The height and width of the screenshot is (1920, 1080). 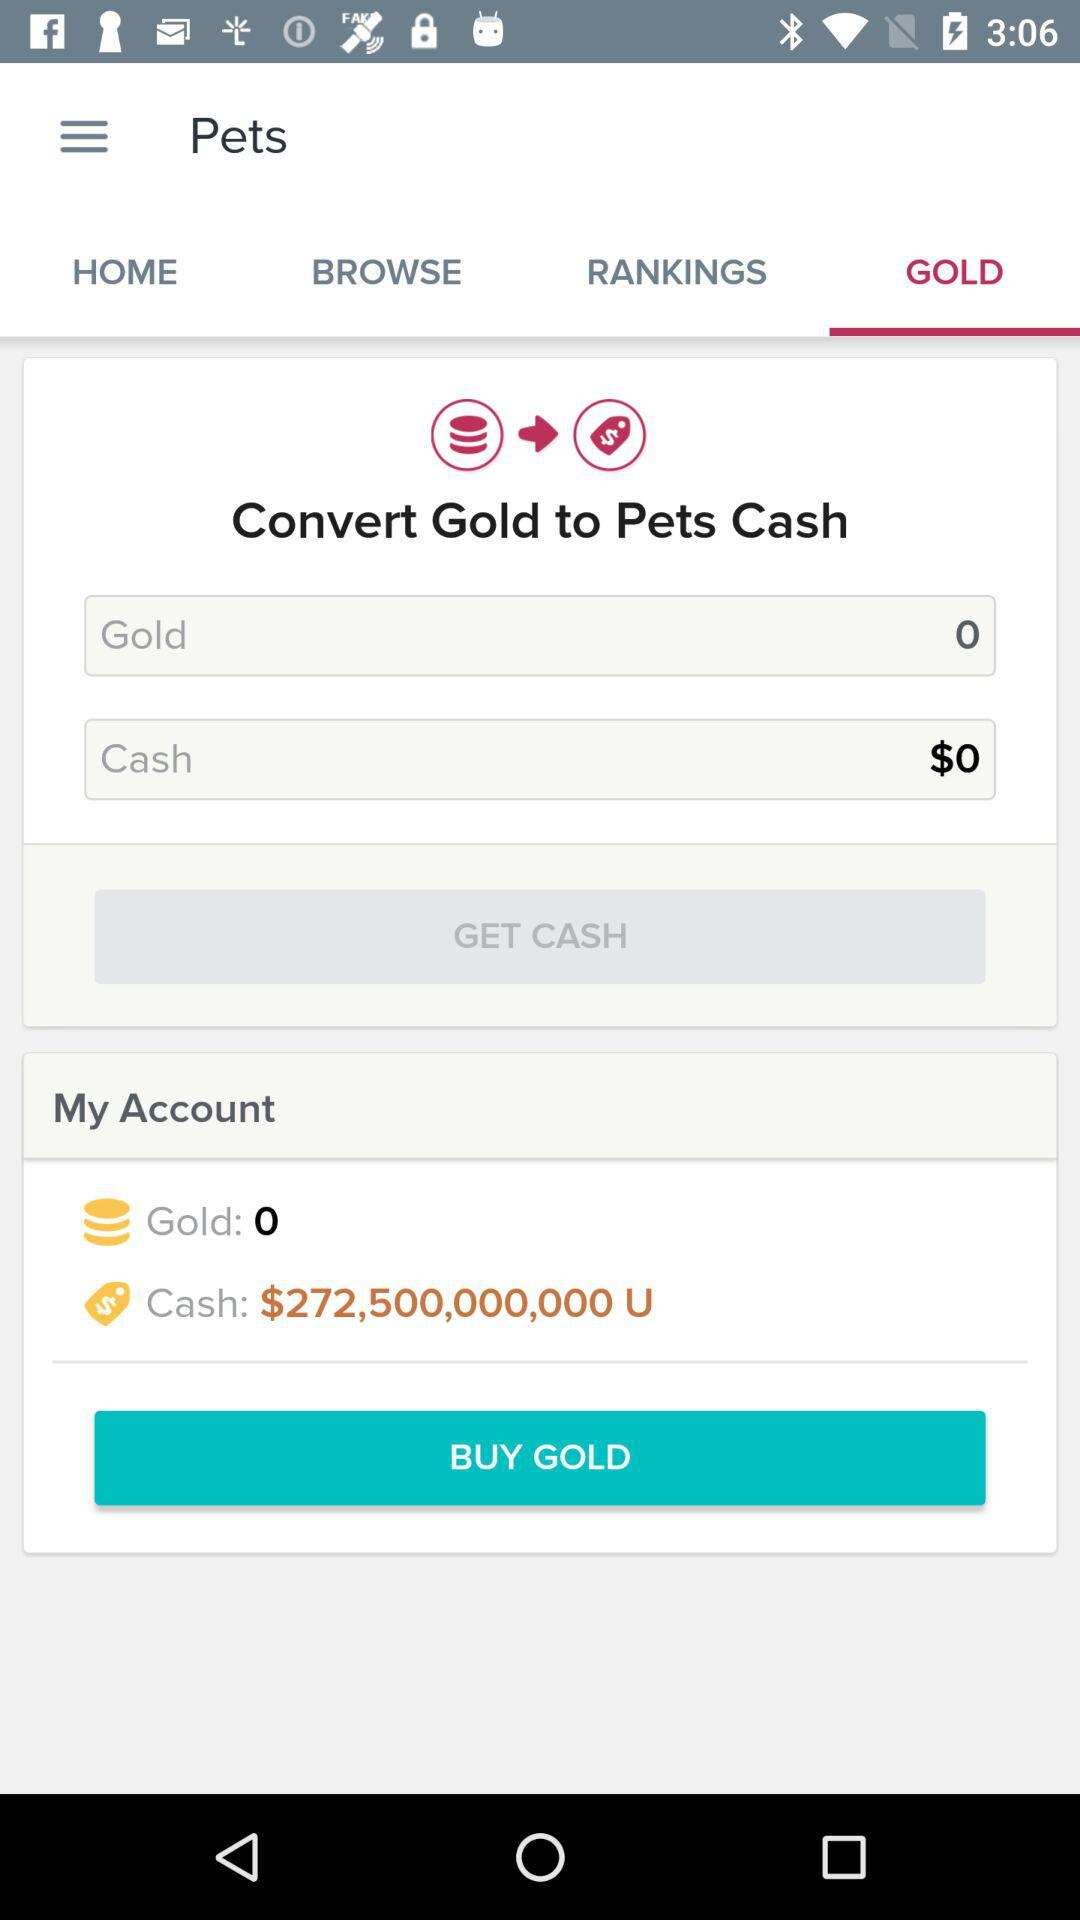 I want to click on buy gold item, so click(x=540, y=1458).